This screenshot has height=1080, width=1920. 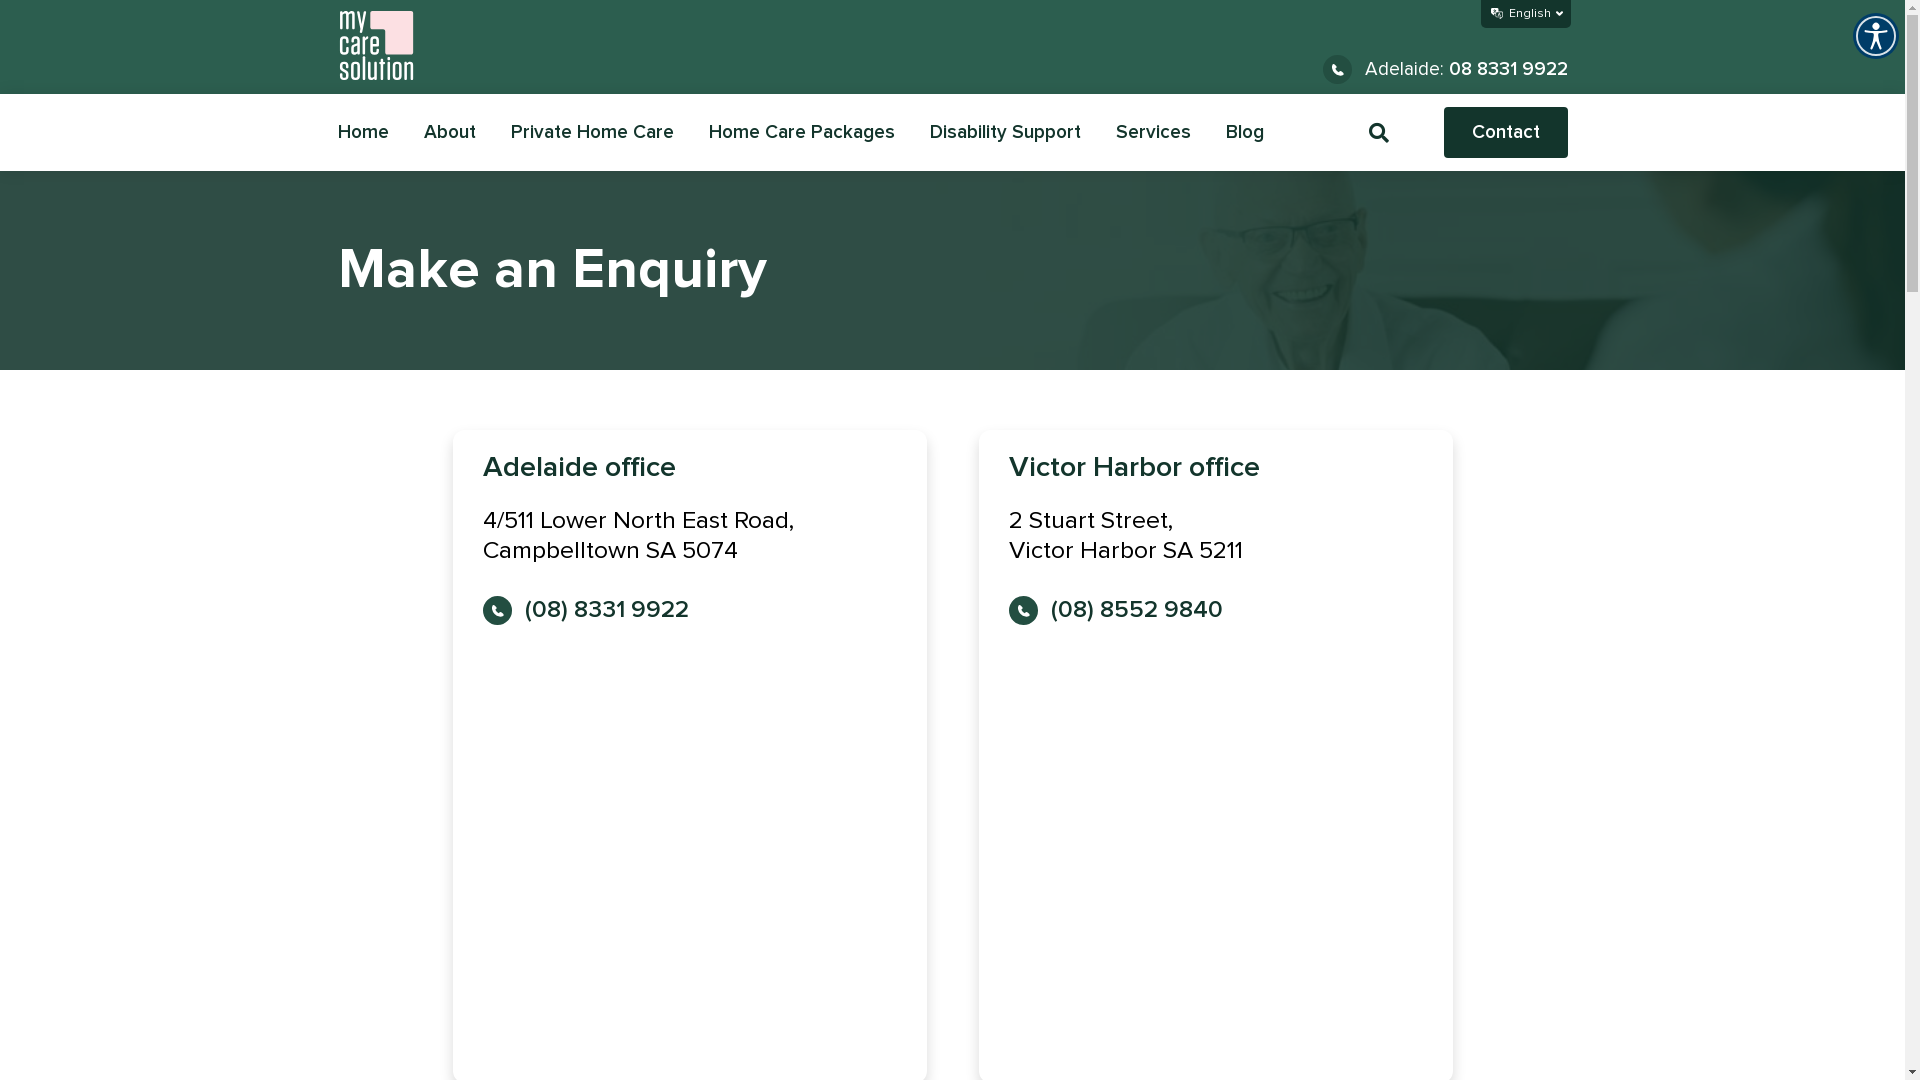 What do you see at coordinates (1243, 132) in the screenshot?
I see `'Blog'` at bounding box center [1243, 132].